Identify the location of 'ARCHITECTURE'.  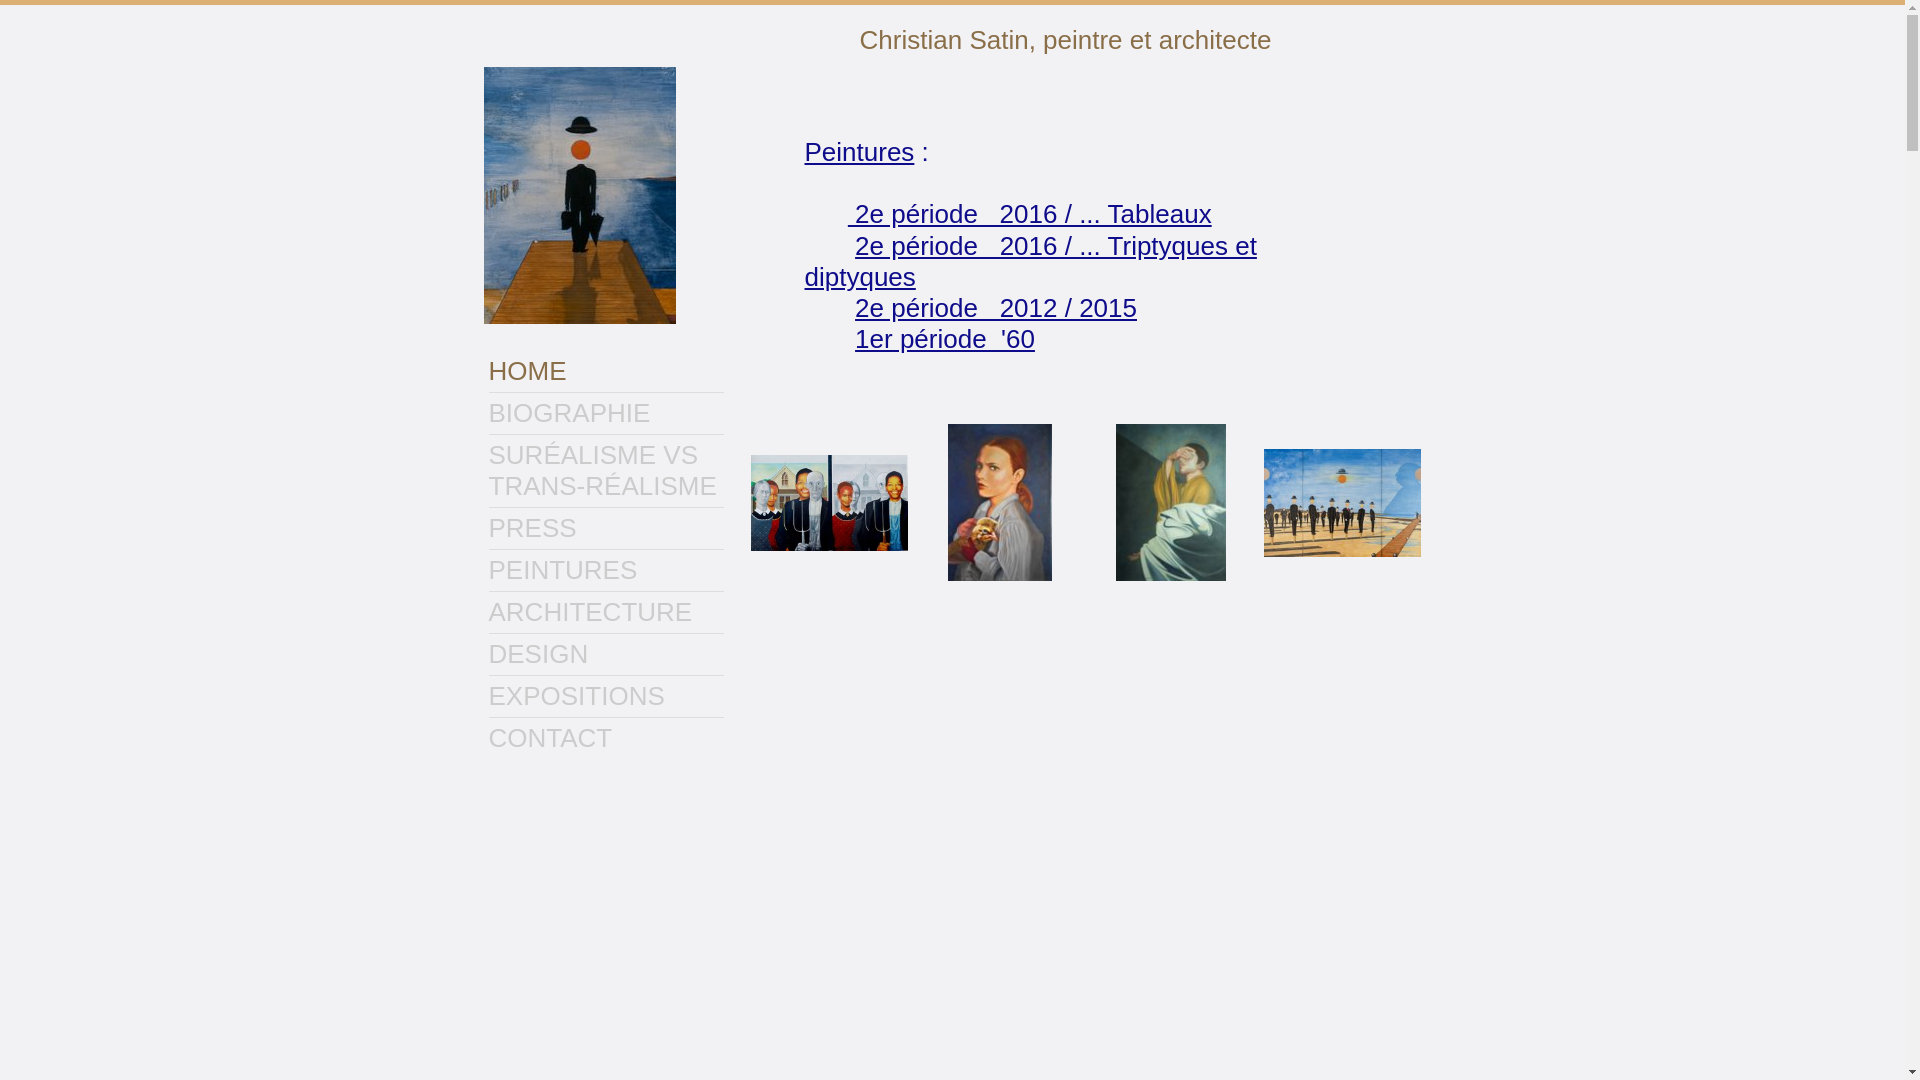
(604, 611).